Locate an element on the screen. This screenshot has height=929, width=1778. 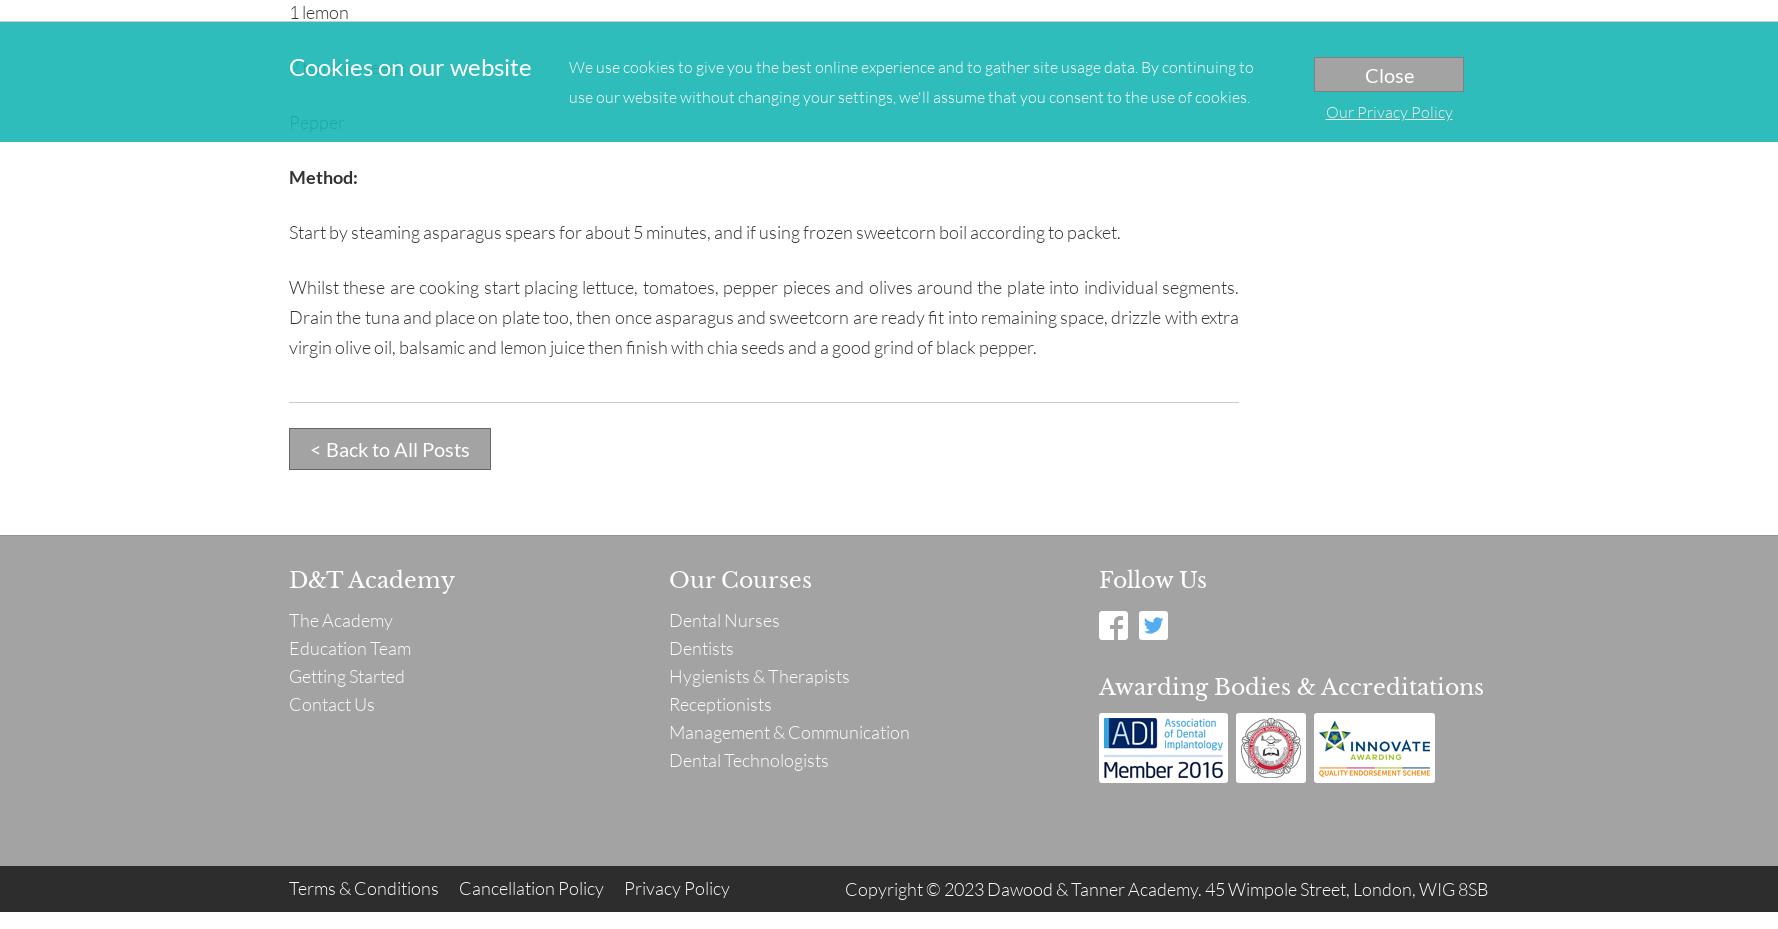
'Follow Us' is located at coordinates (1153, 579).